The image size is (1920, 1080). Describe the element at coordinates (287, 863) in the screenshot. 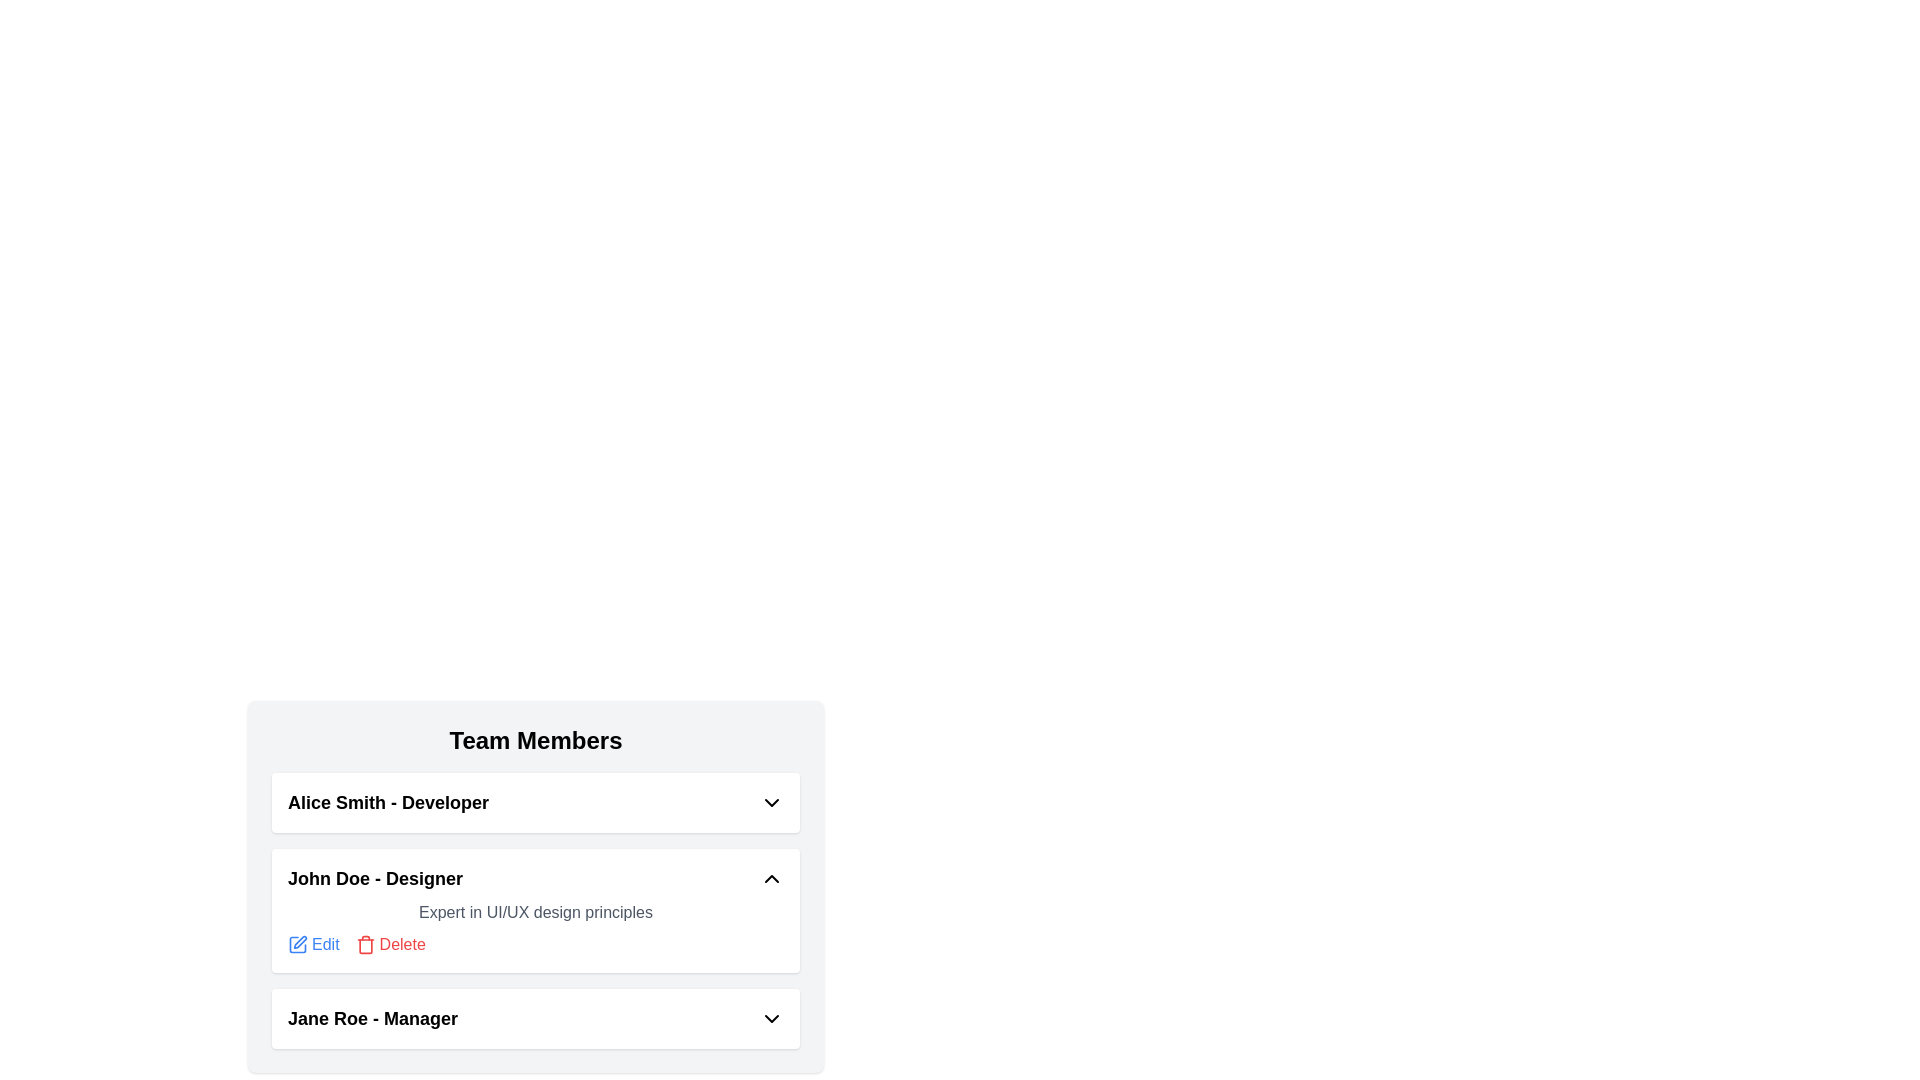

I see `the text 'John Doe - Designer' for copying` at that location.